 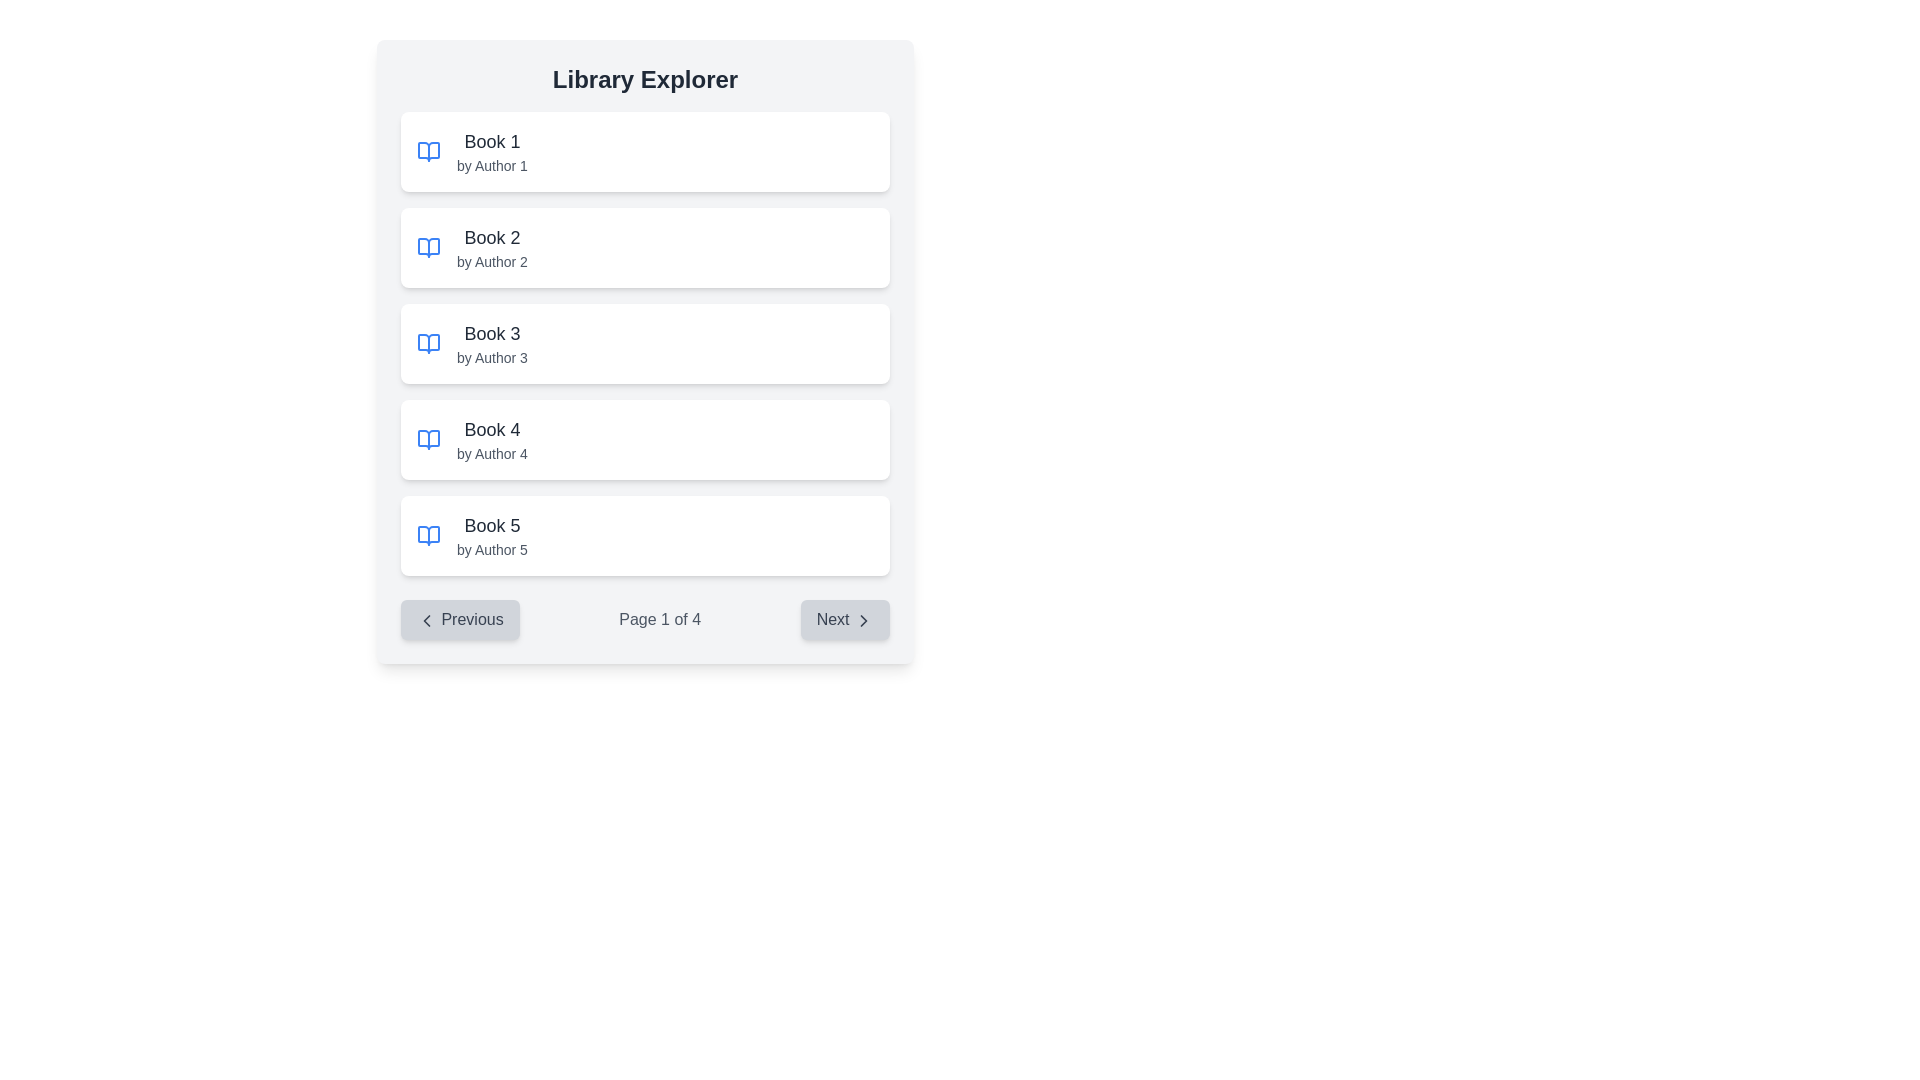 What do you see at coordinates (459, 619) in the screenshot?
I see `the 'Previous' button located in the pagination control area at the bottom-left section of the interface` at bounding box center [459, 619].